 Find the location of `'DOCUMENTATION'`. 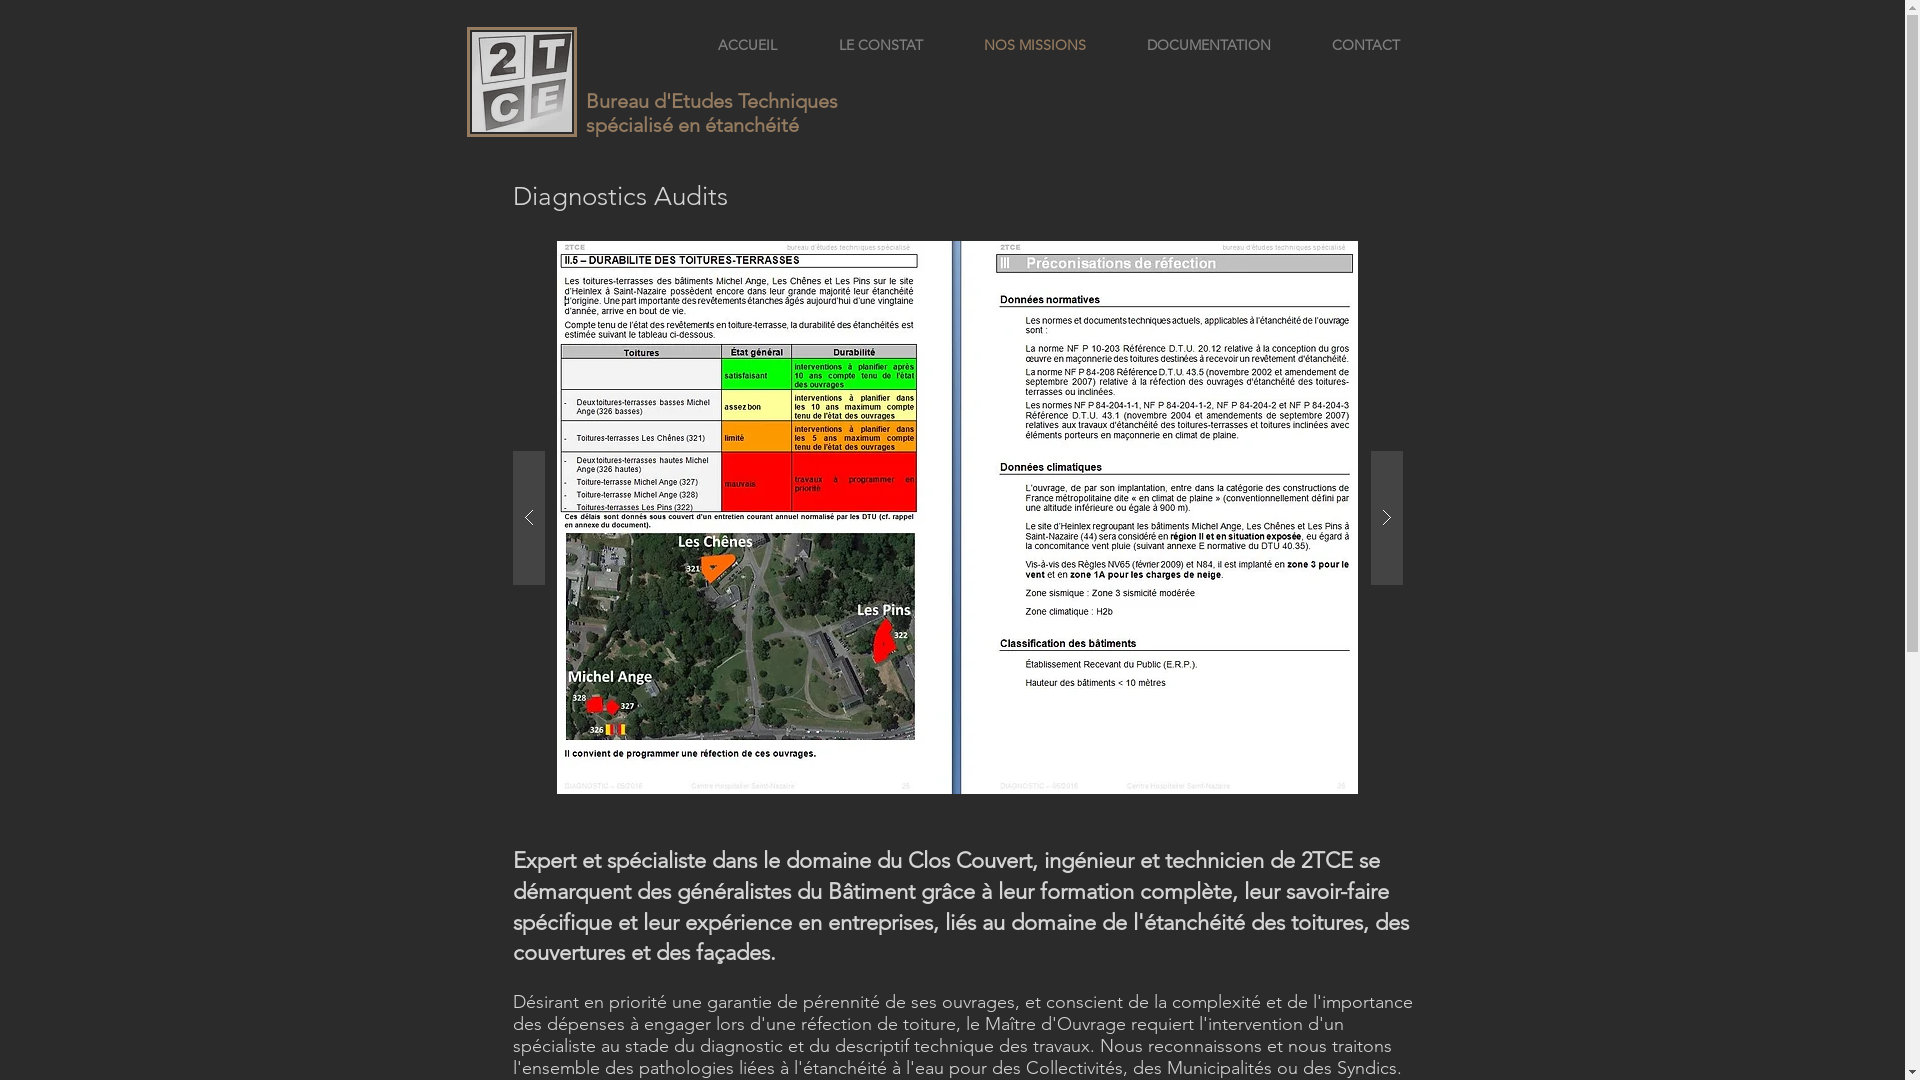

'DOCUMENTATION' is located at coordinates (1207, 45).